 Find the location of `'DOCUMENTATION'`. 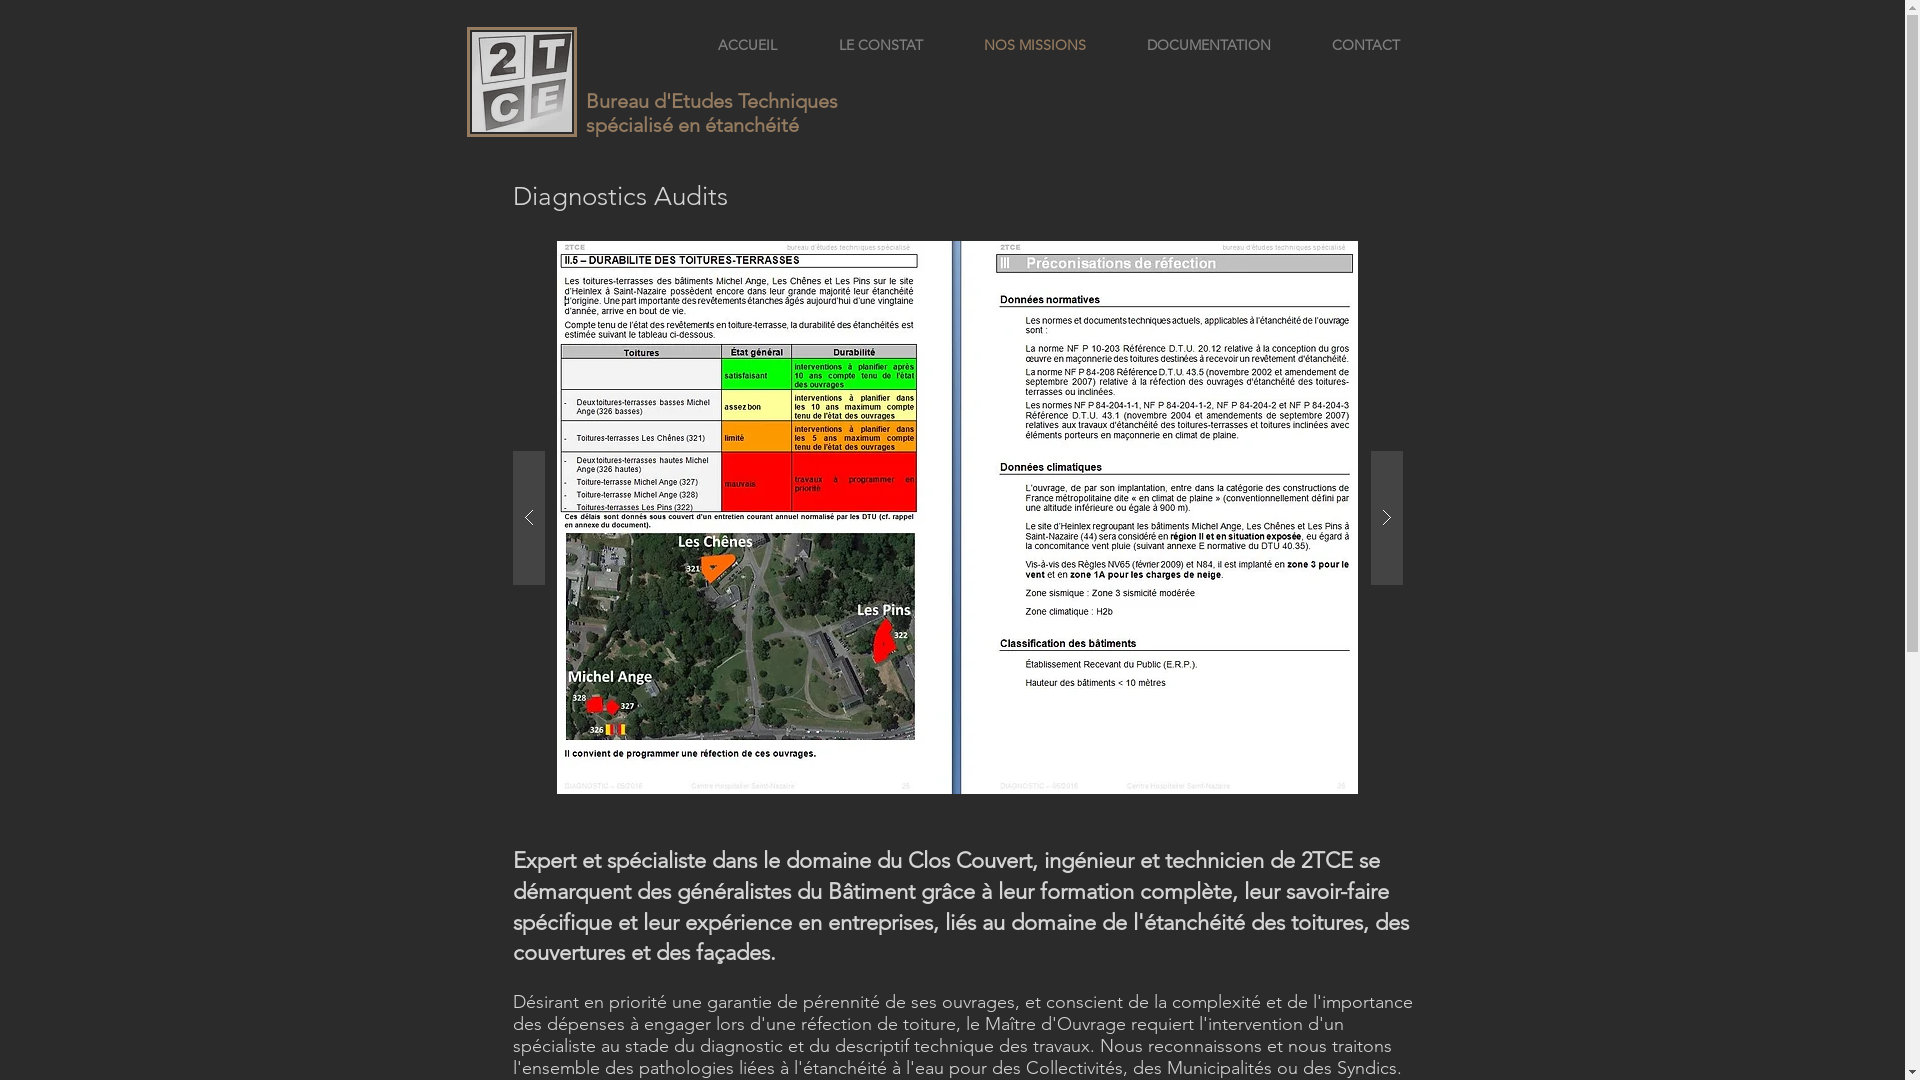

'DOCUMENTATION' is located at coordinates (1207, 45).